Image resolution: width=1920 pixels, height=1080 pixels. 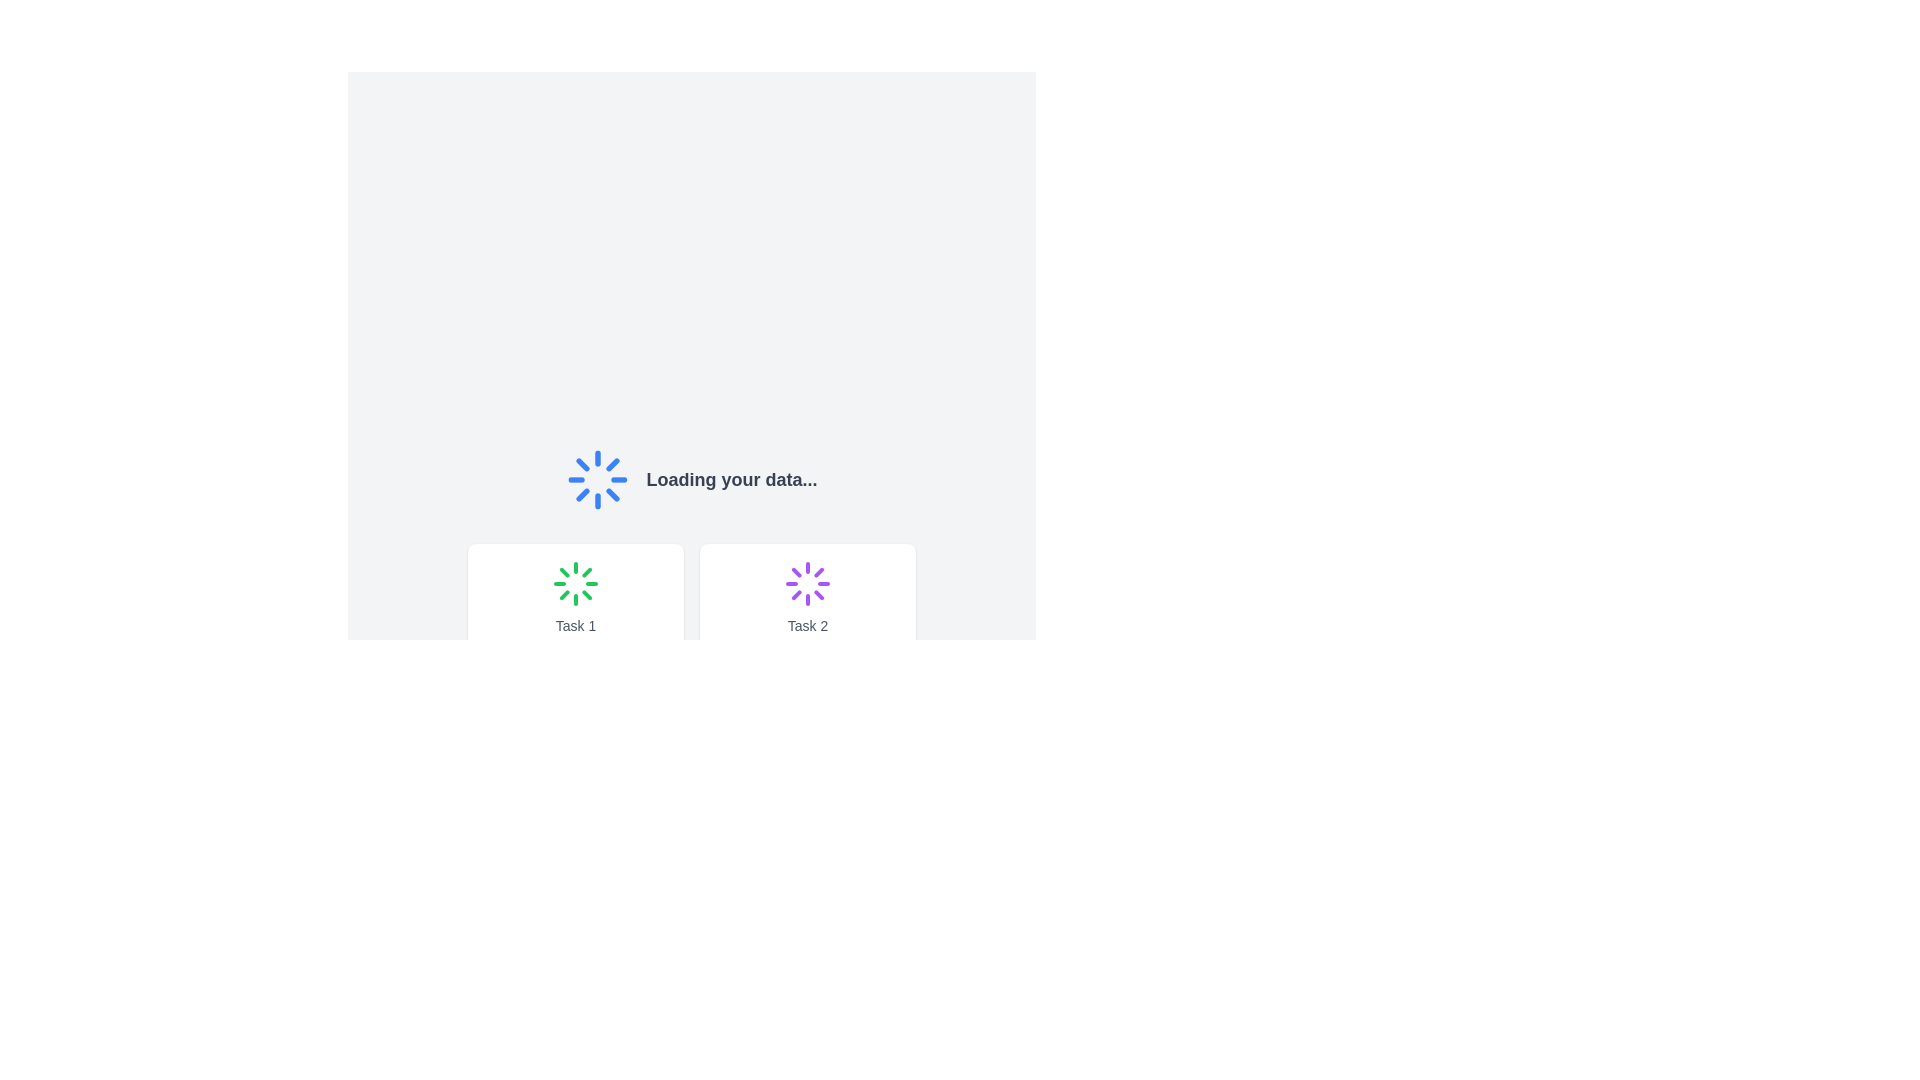 I want to click on text label that displays the task identifier, positioned in the lower section of the first card on the left side of the interface, so click(x=575, y=624).